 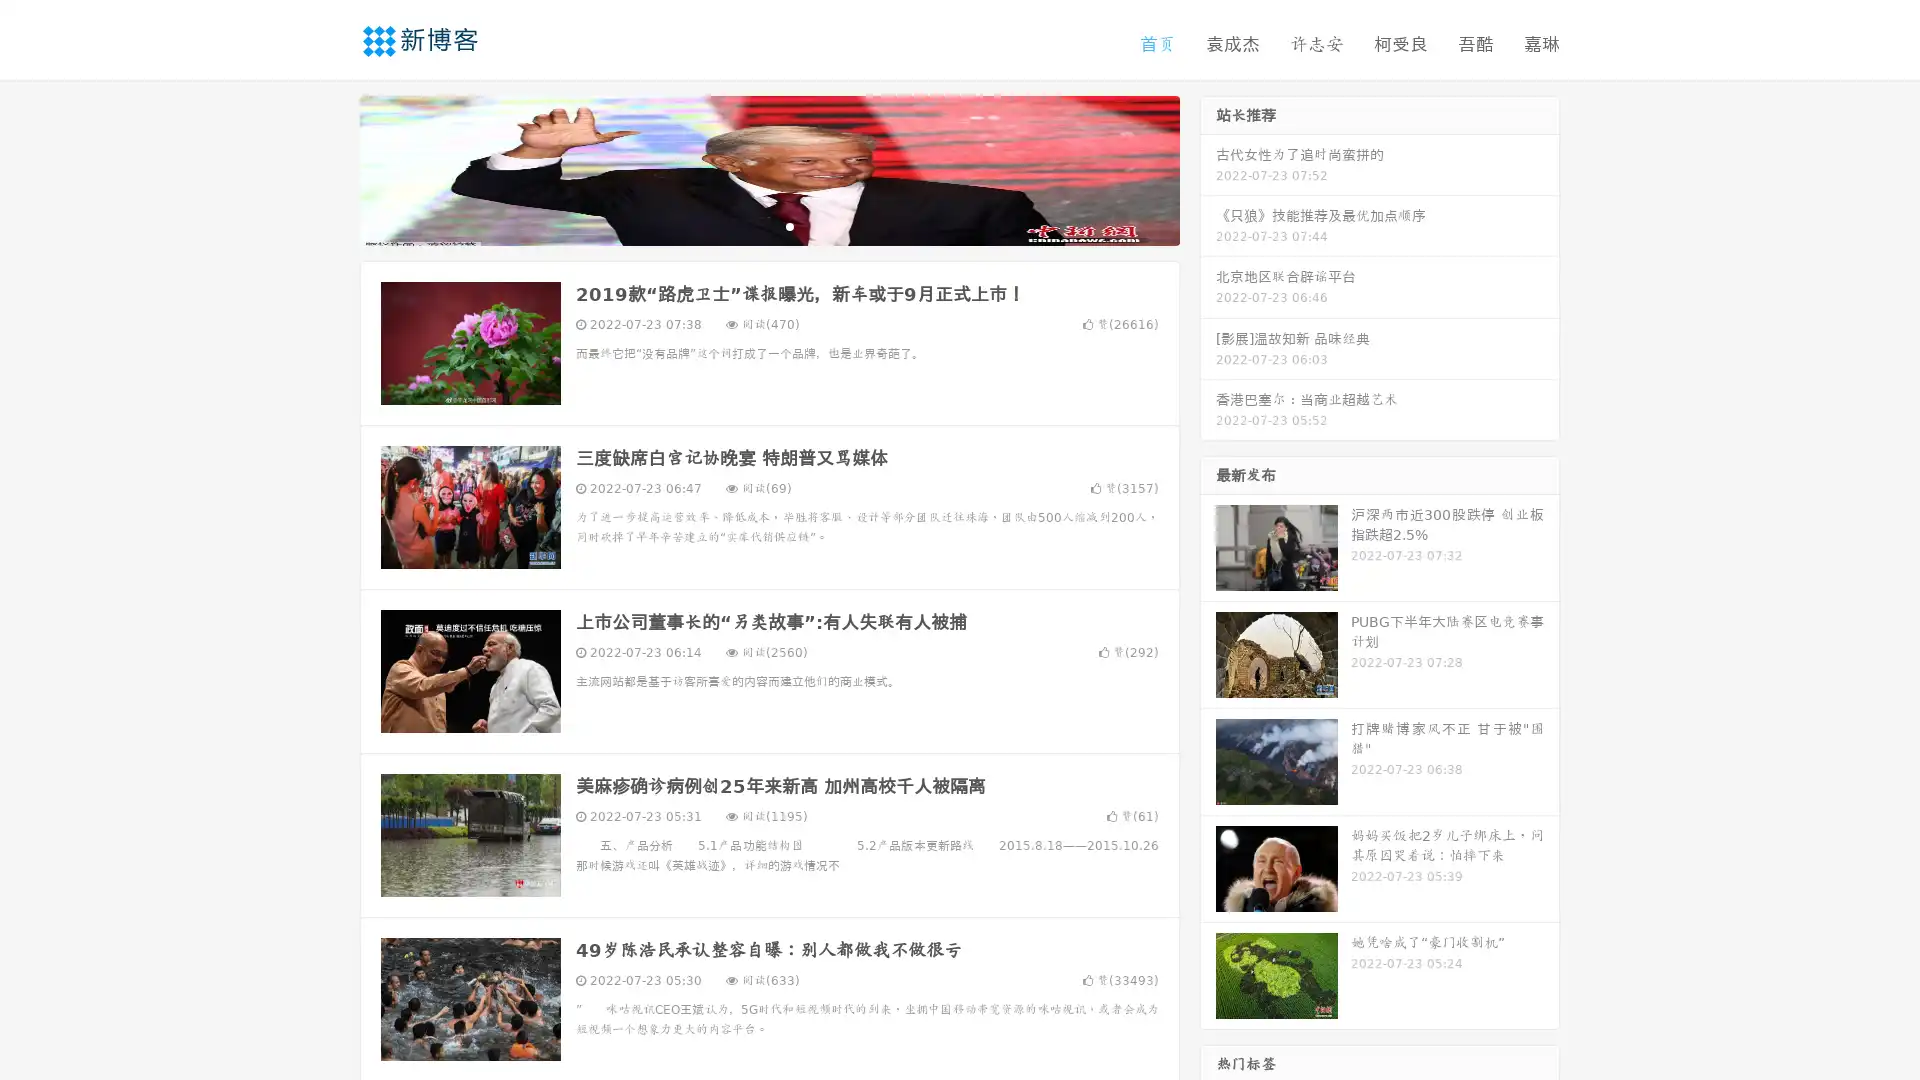 I want to click on Previous slide, so click(x=330, y=168).